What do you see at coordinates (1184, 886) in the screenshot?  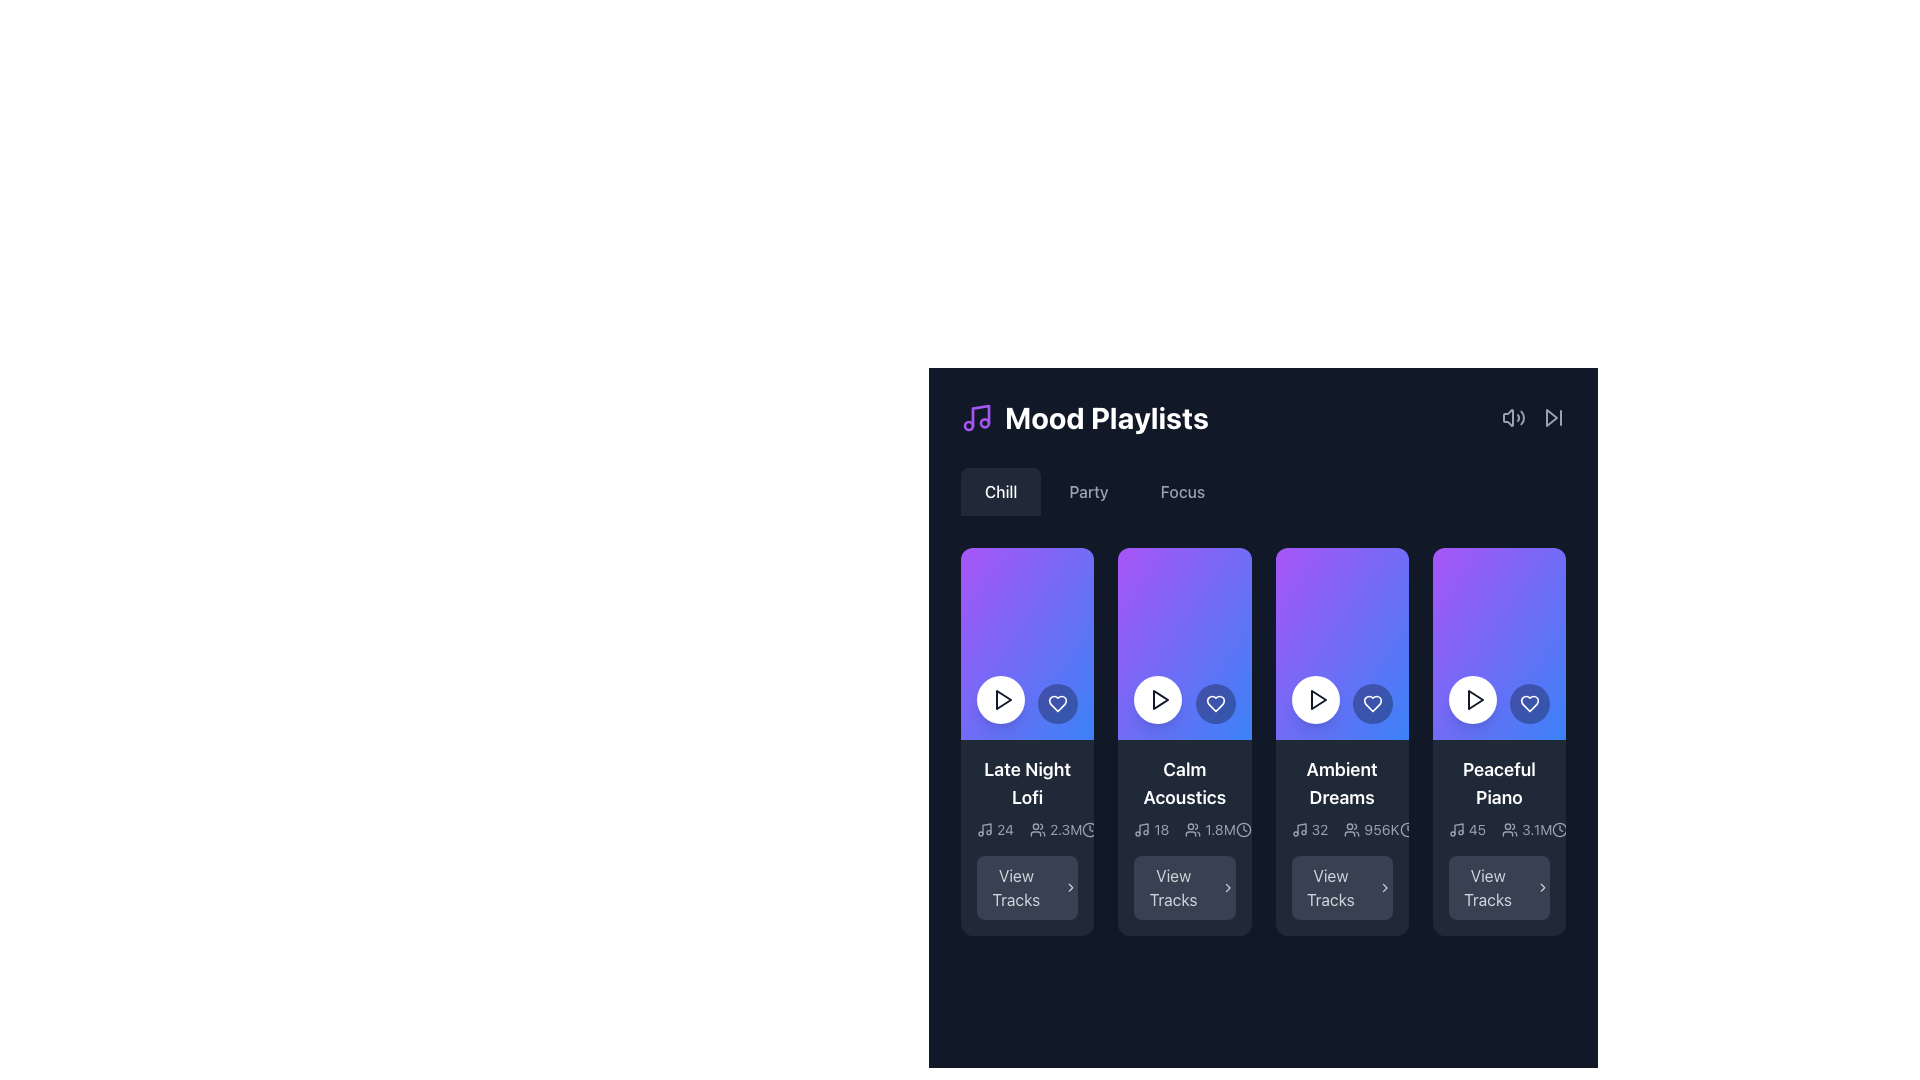 I see `the 'View Tracks' button located at the bottom-right corner of the 'Calm Acoustics' card` at bounding box center [1184, 886].